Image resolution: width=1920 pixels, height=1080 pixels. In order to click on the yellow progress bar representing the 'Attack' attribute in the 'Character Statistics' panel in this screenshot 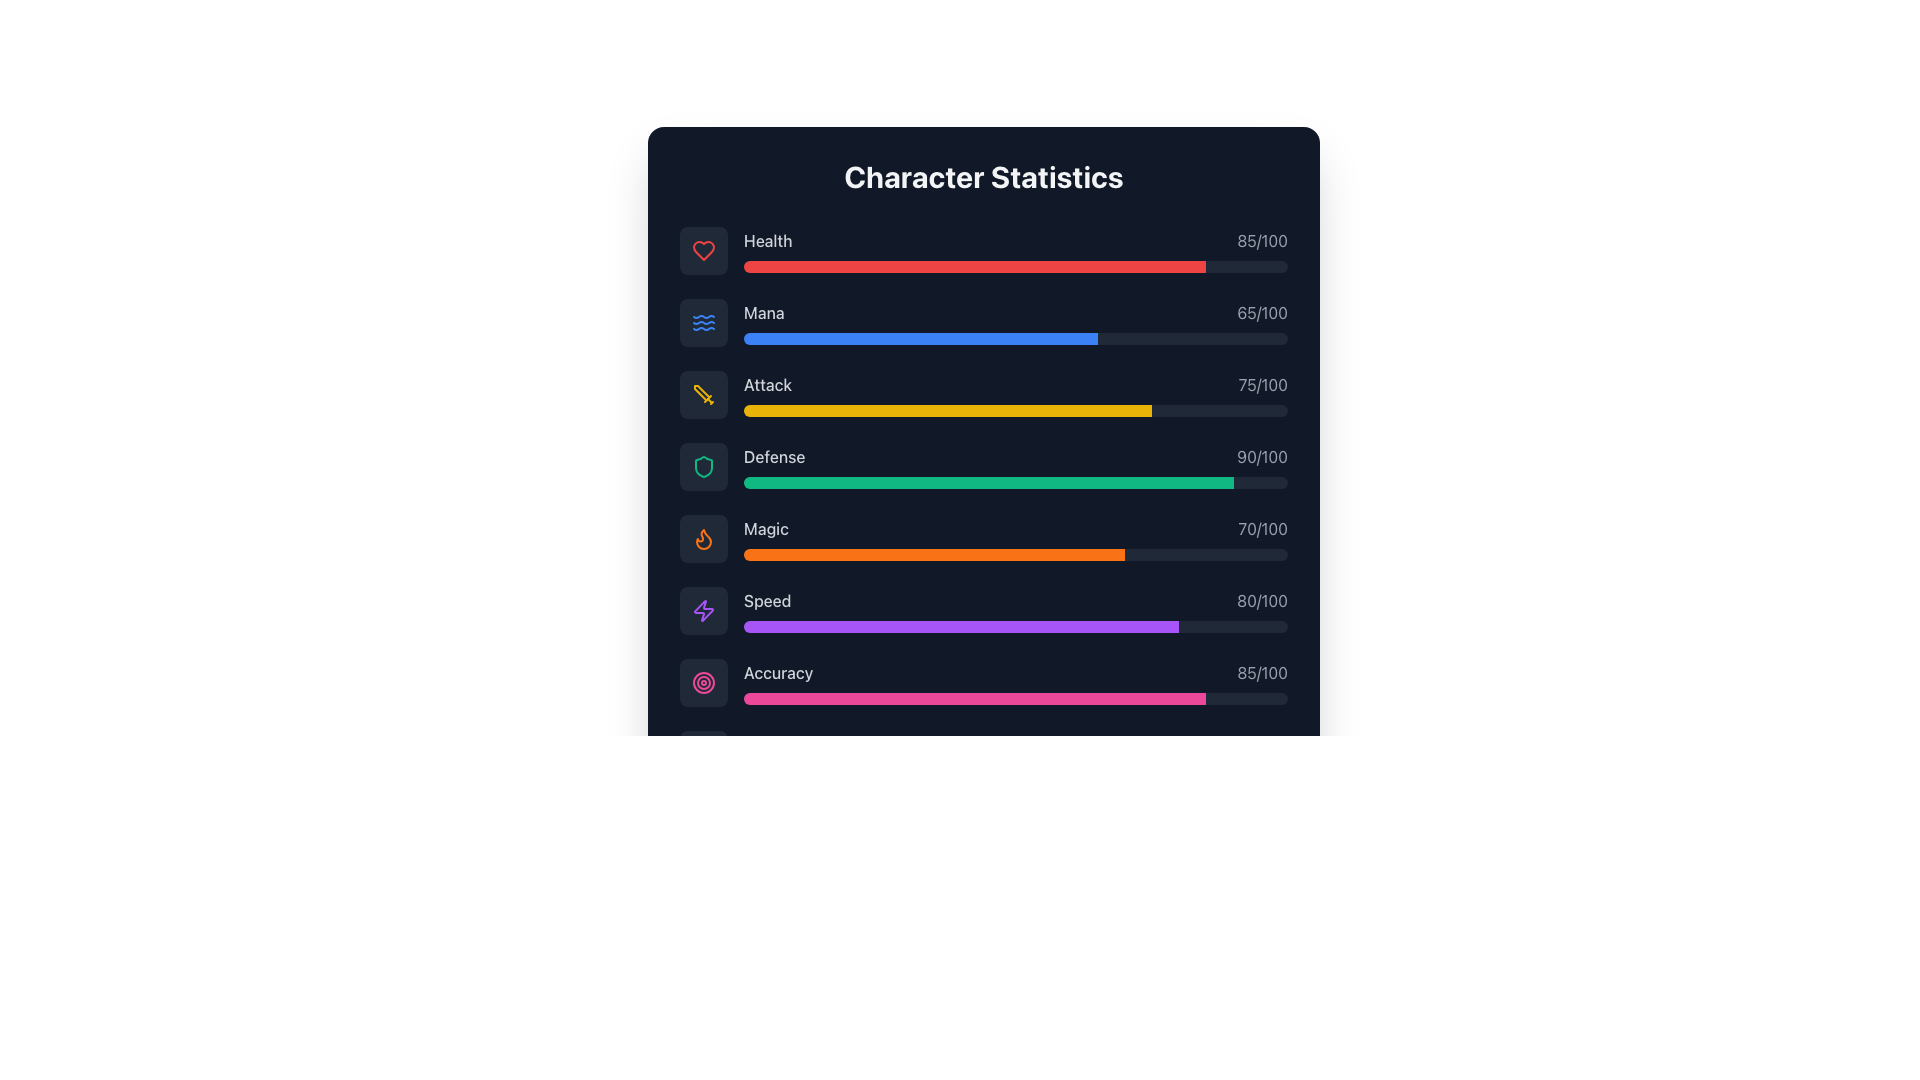, I will do `click(947, 410)`.